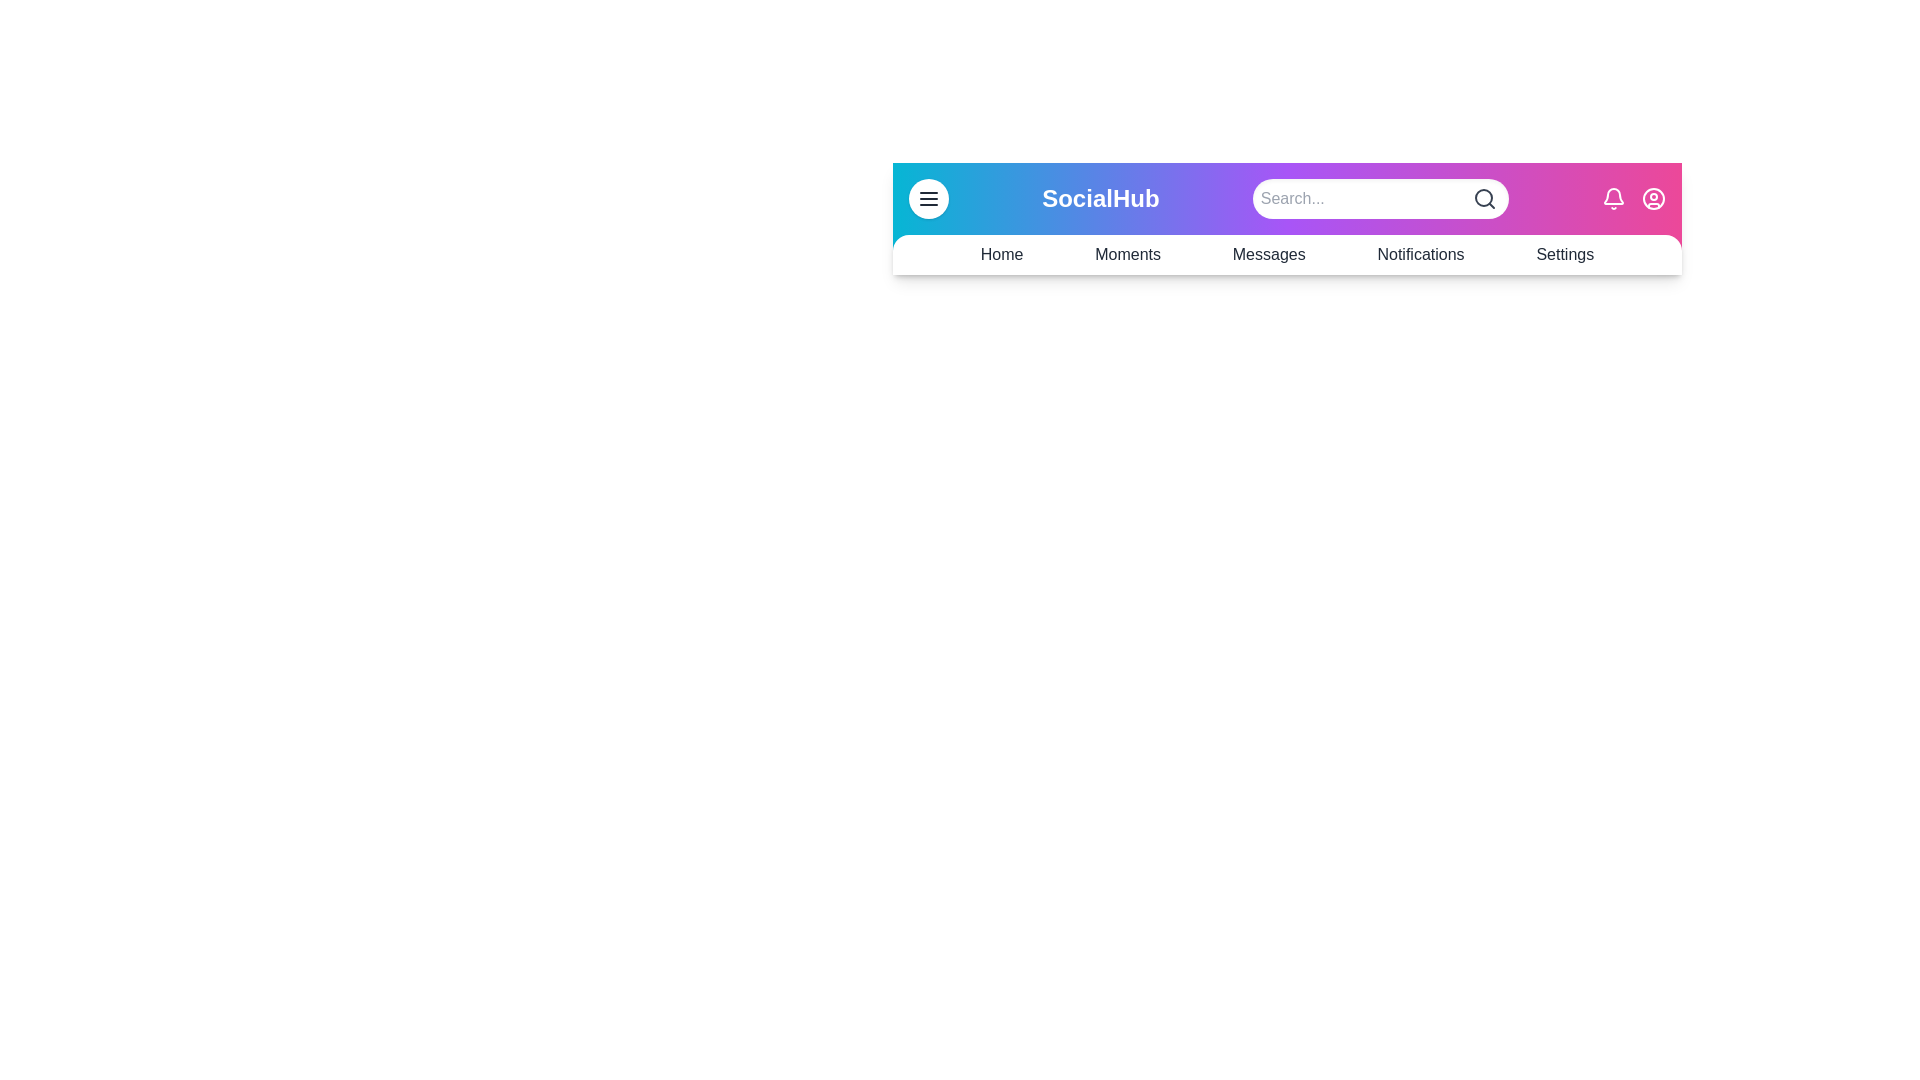 This screenshot has width=1920, height=1080. Describe the element at coordinates (1267, 253) in the screenshot. I see `the navigation link labeled Messages` at that location.